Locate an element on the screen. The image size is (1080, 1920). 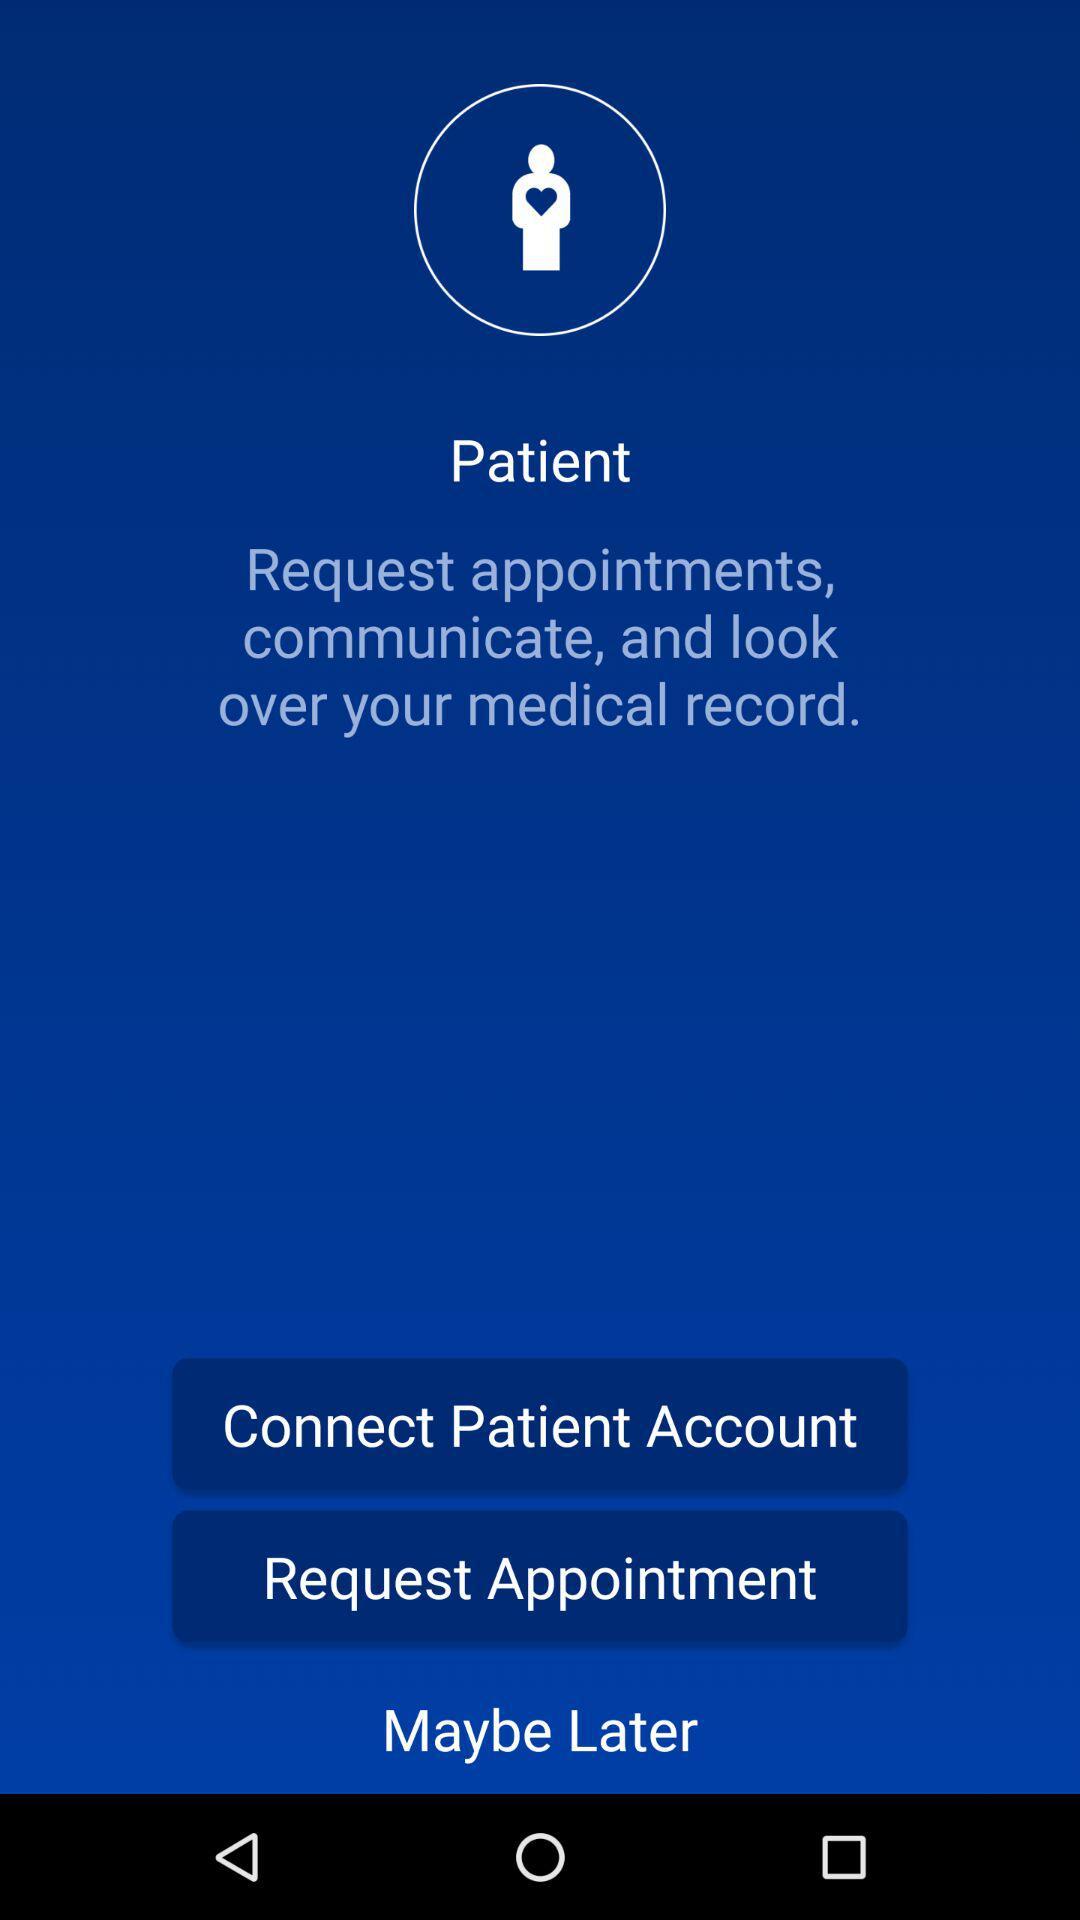
icon above maybe later is located at coordinates (540, 1575).